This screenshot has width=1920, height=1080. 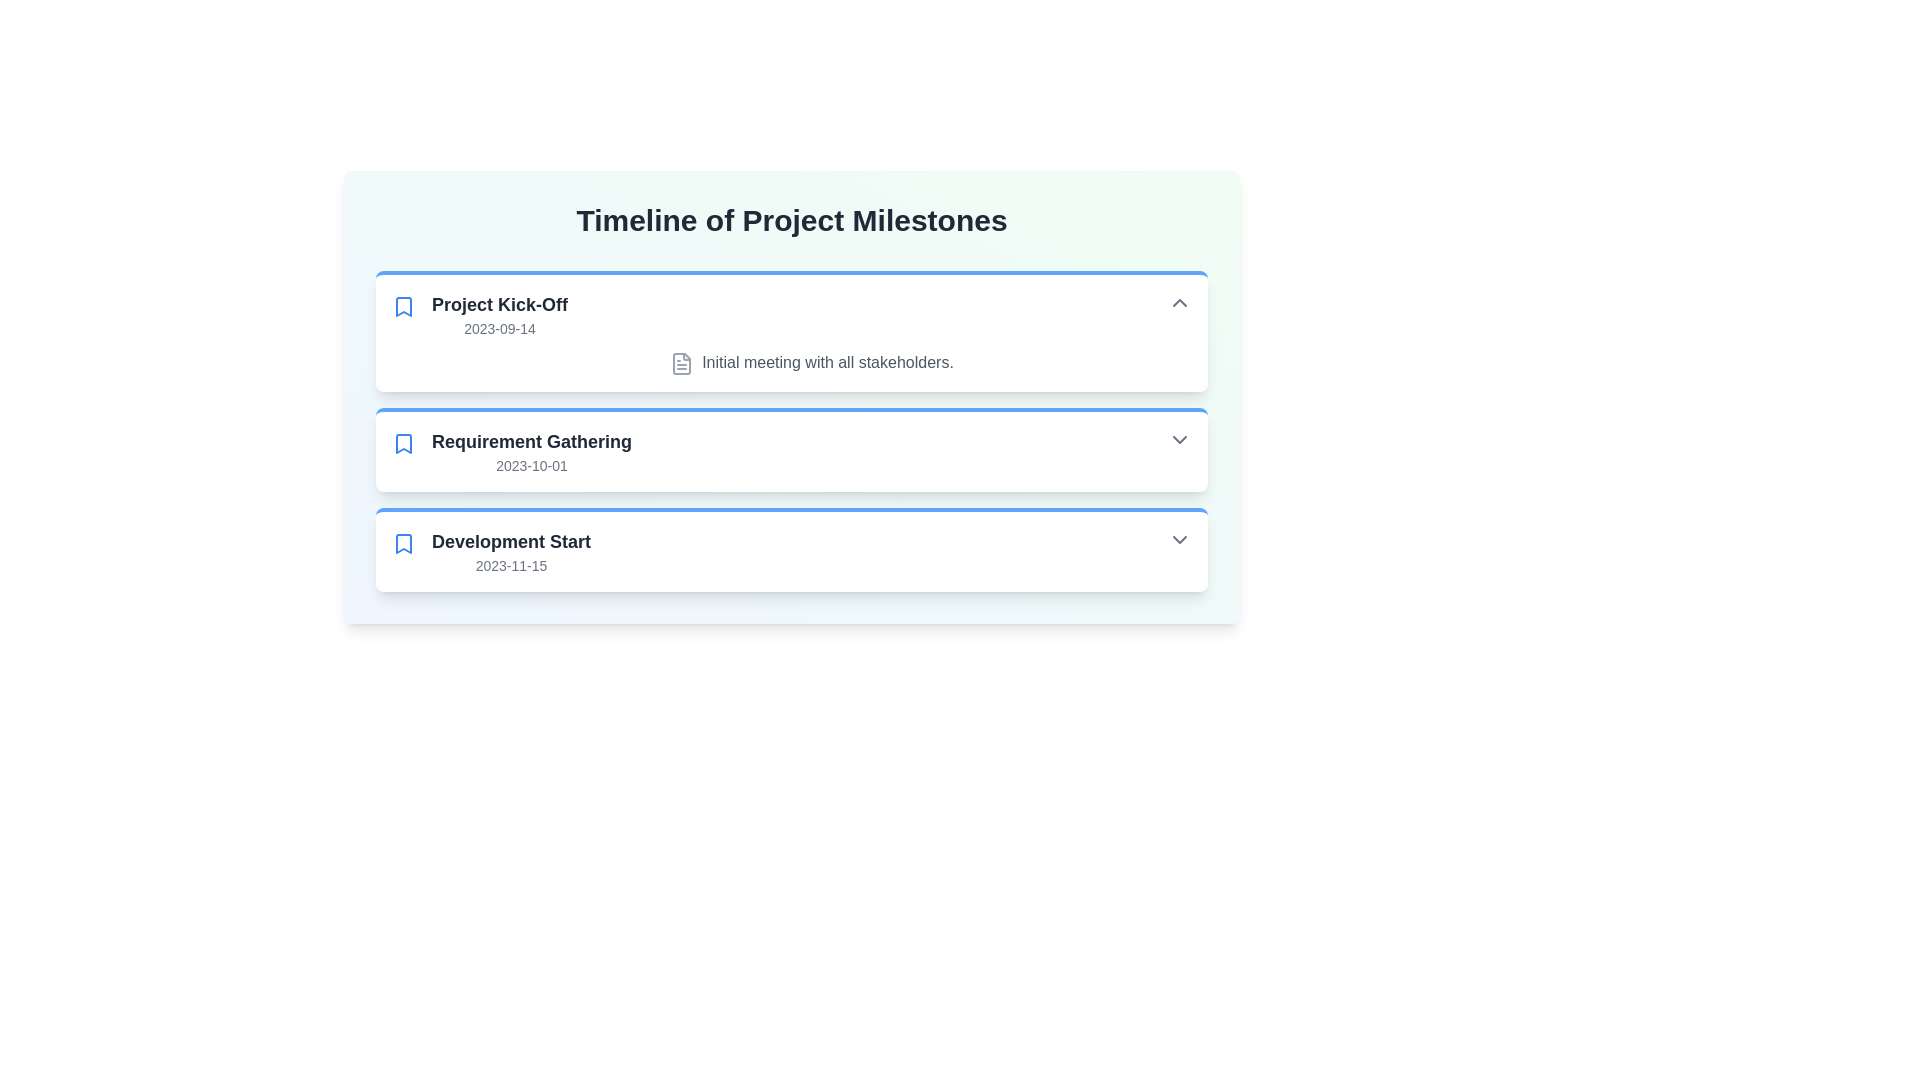 I want to click on the timeline entry titled 'Requirement Gathering', so click(x=791, y=430).